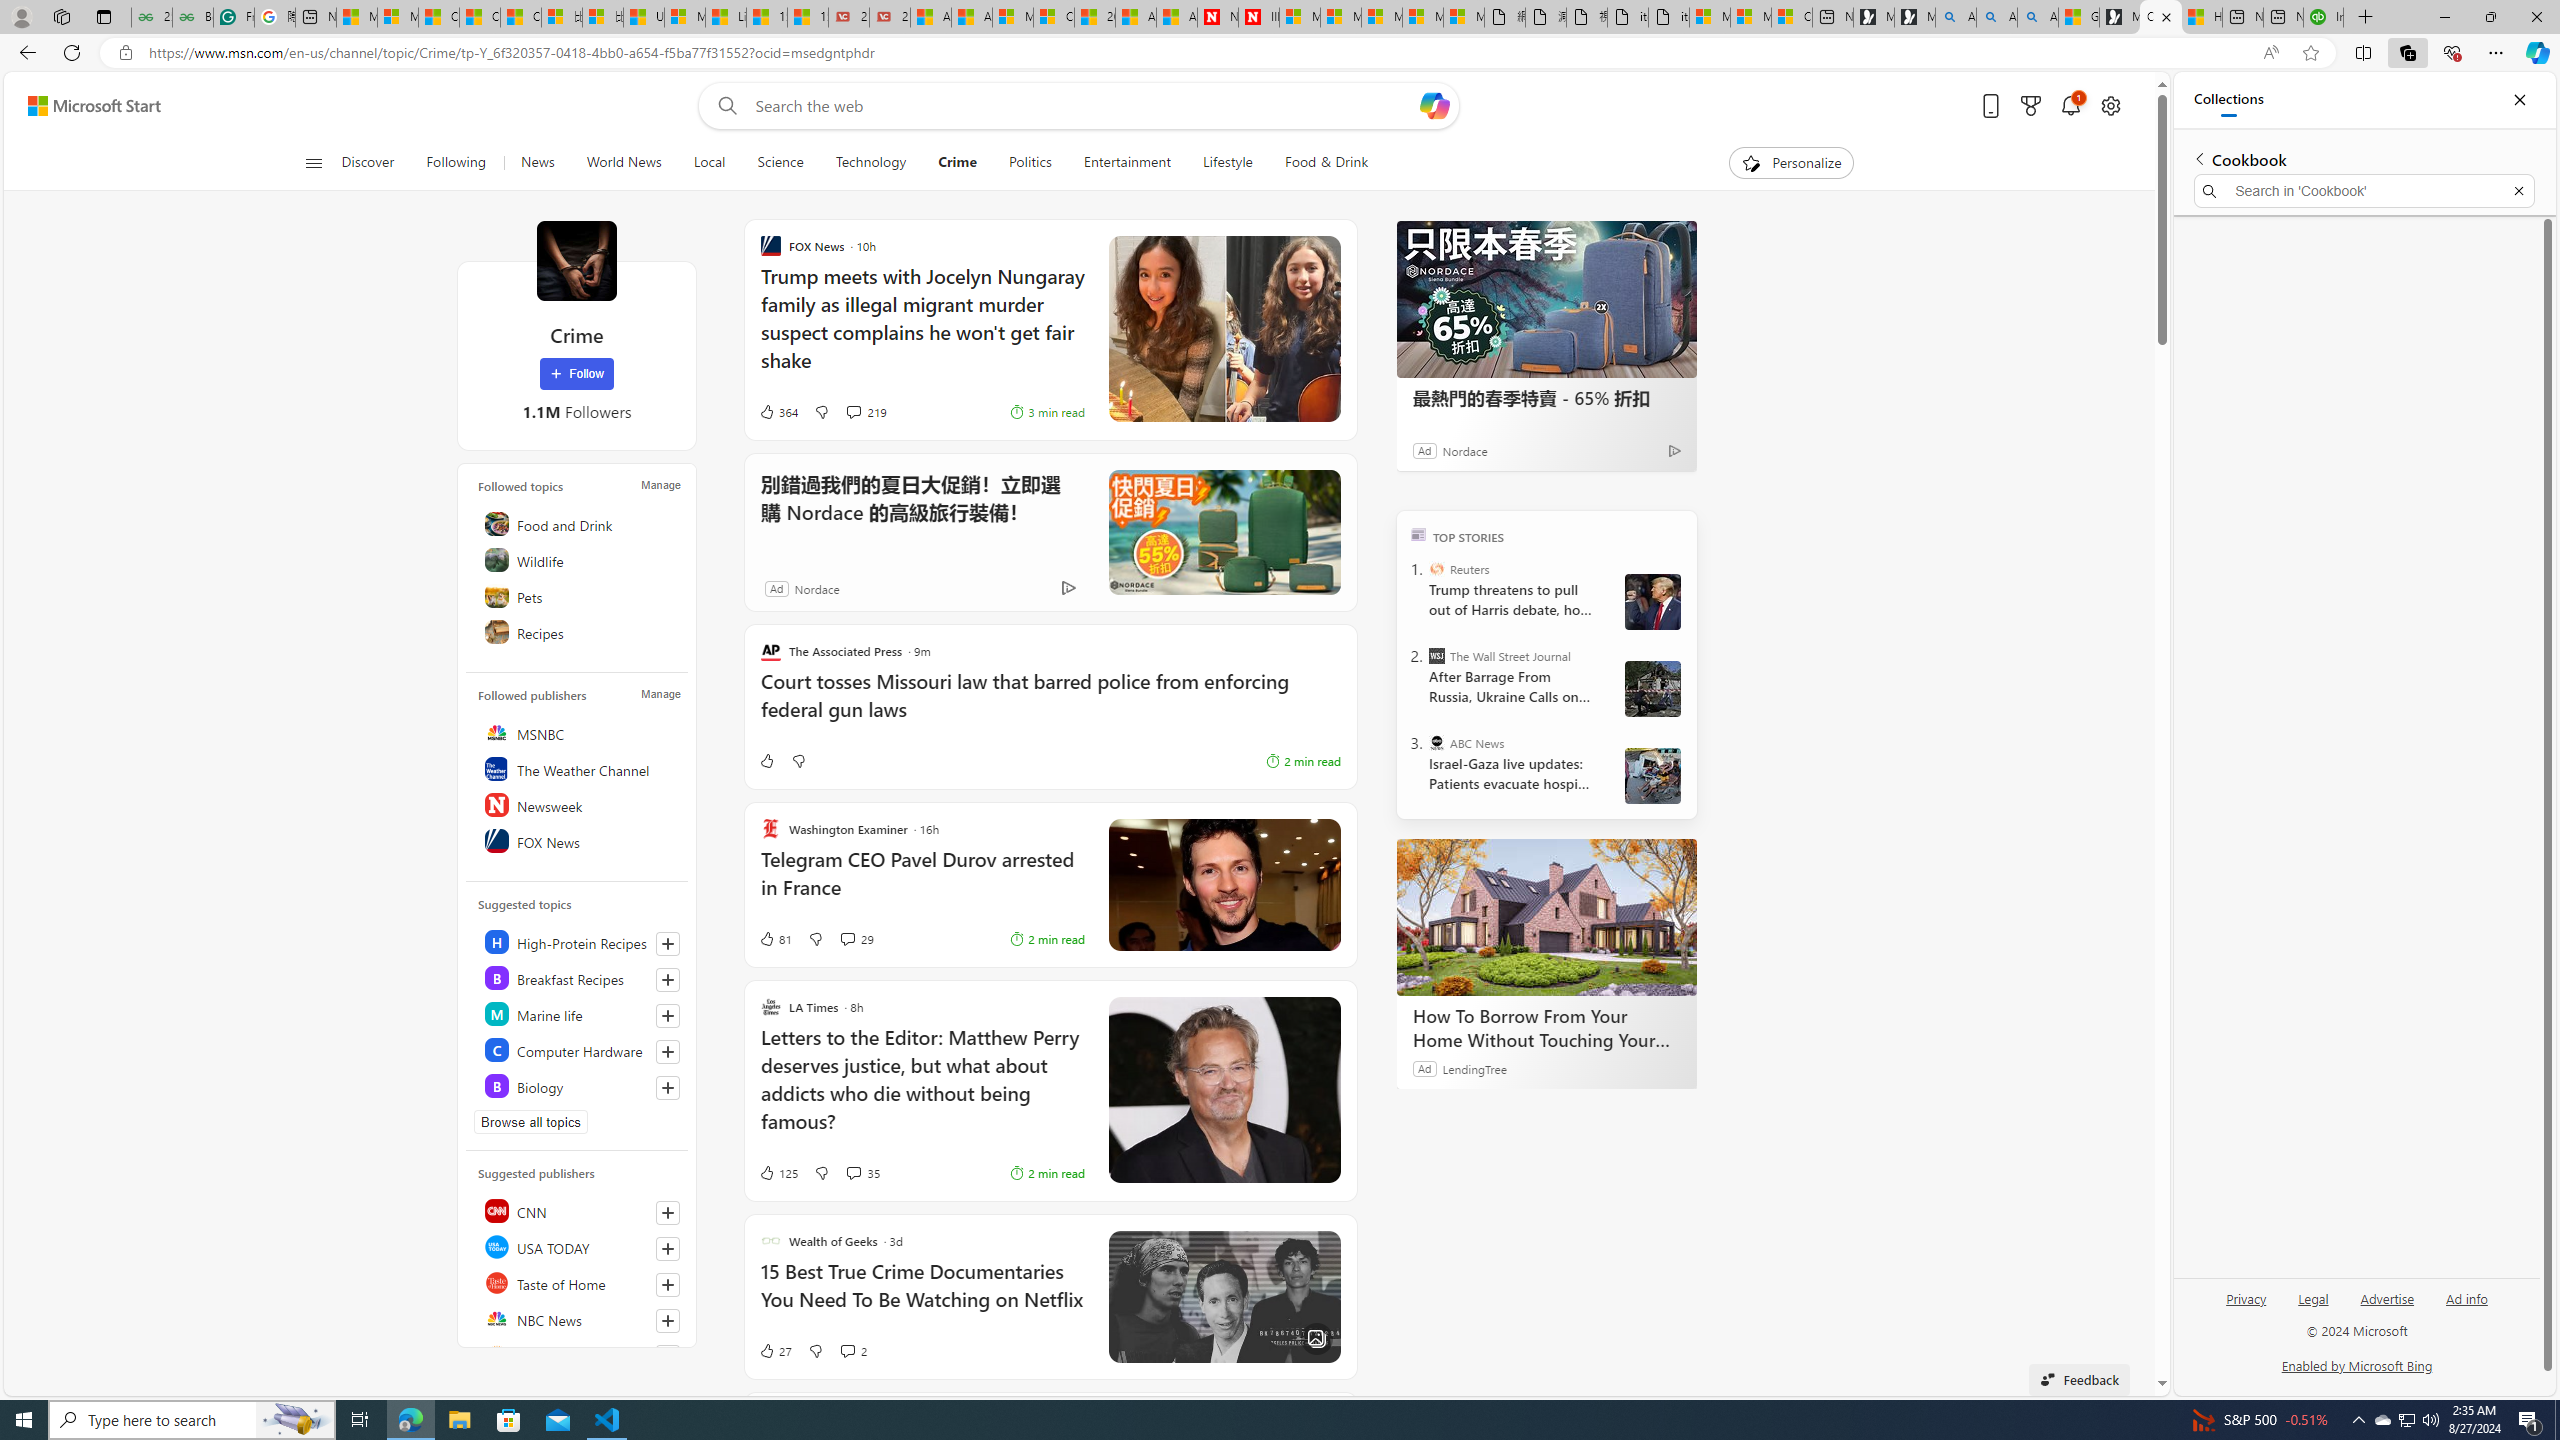  Describe the element at coordinates (774, 1351) in the screenshot. I see `'27 Like'` at that location.